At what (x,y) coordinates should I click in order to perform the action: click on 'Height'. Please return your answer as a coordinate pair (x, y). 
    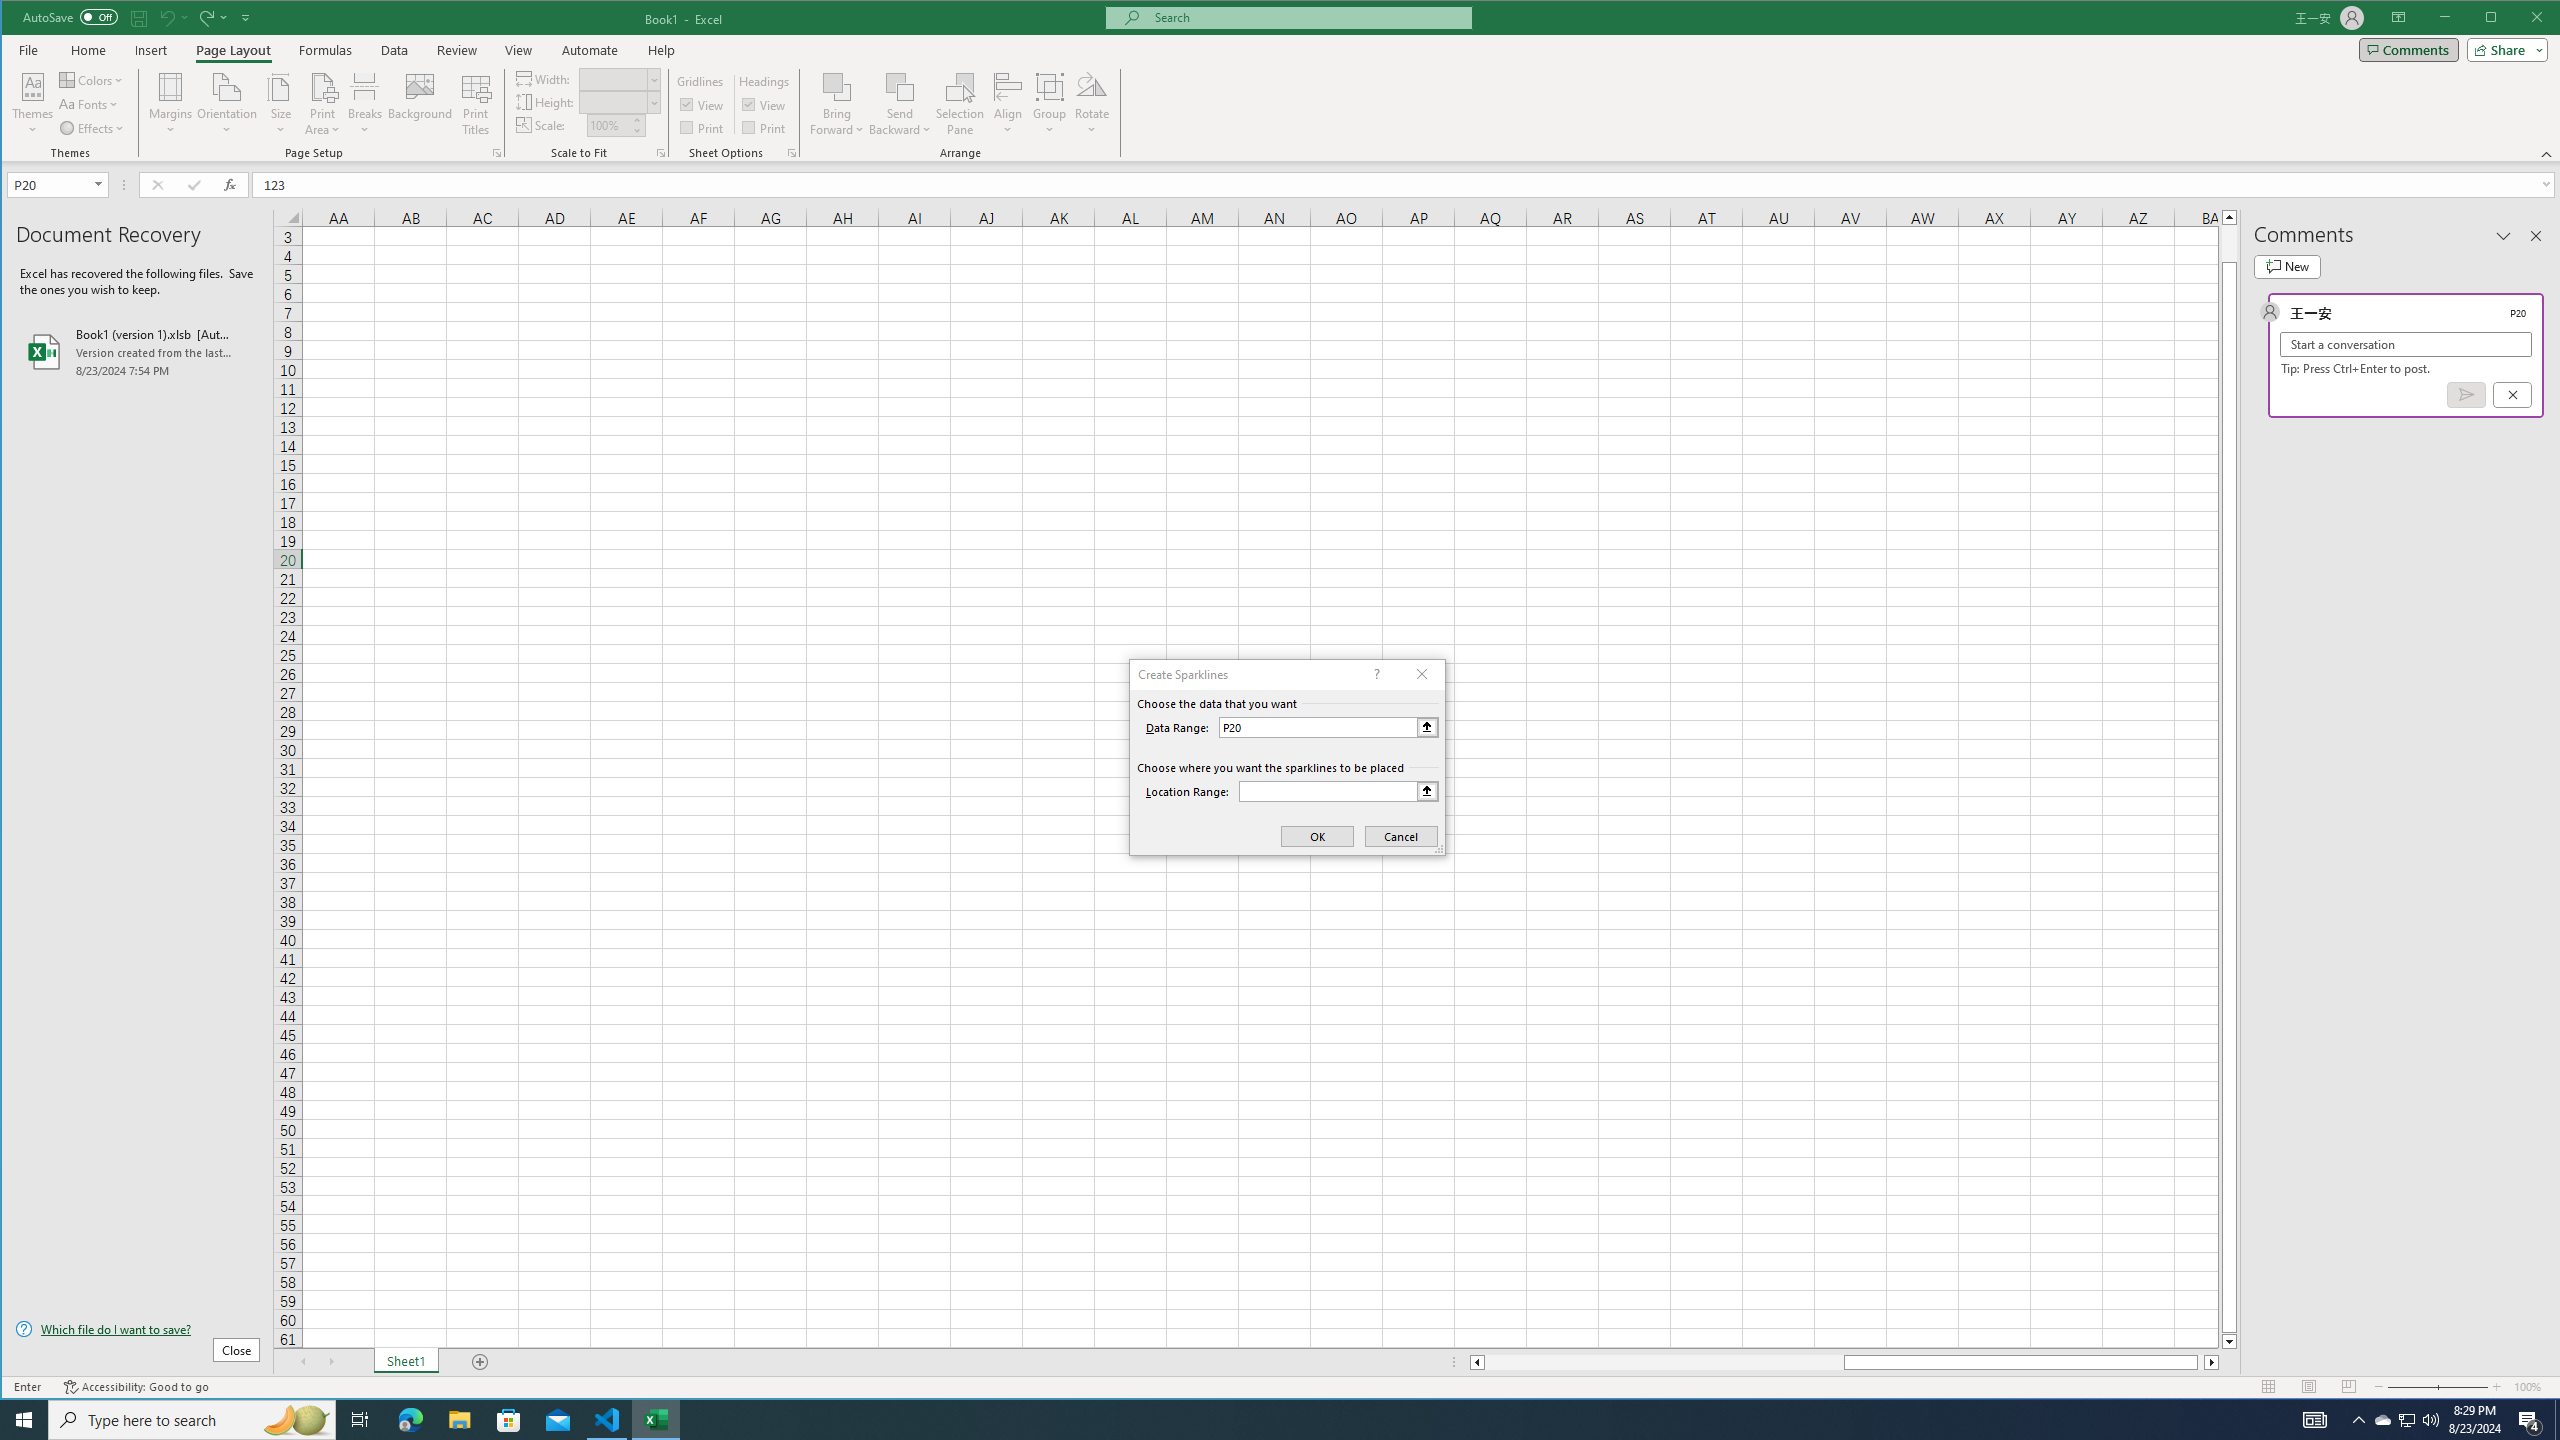
    Looking at the image, I should click on (619, 102).